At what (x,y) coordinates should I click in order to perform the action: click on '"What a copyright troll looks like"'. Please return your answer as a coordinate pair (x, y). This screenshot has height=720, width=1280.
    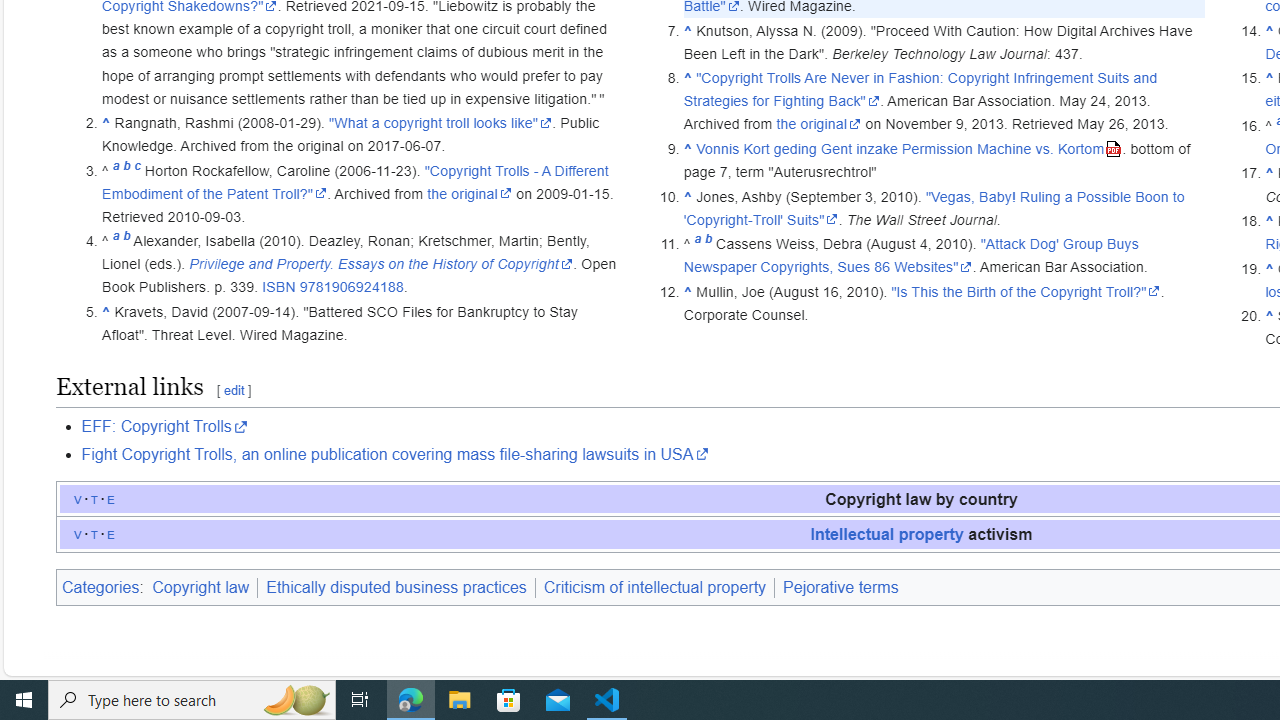
    Looking at the image, I should click on (439, 123).